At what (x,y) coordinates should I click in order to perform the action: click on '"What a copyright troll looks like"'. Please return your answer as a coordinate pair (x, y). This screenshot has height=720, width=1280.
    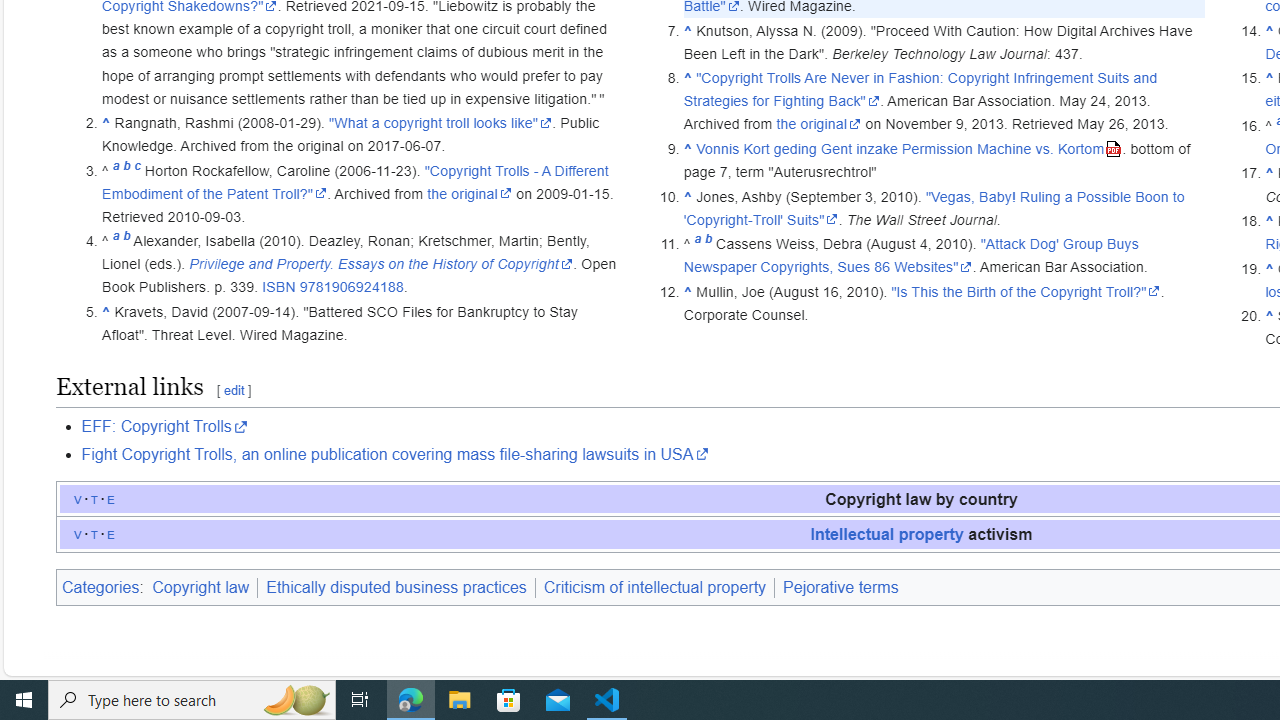
    Looking at the image, I should click on (439, 123).